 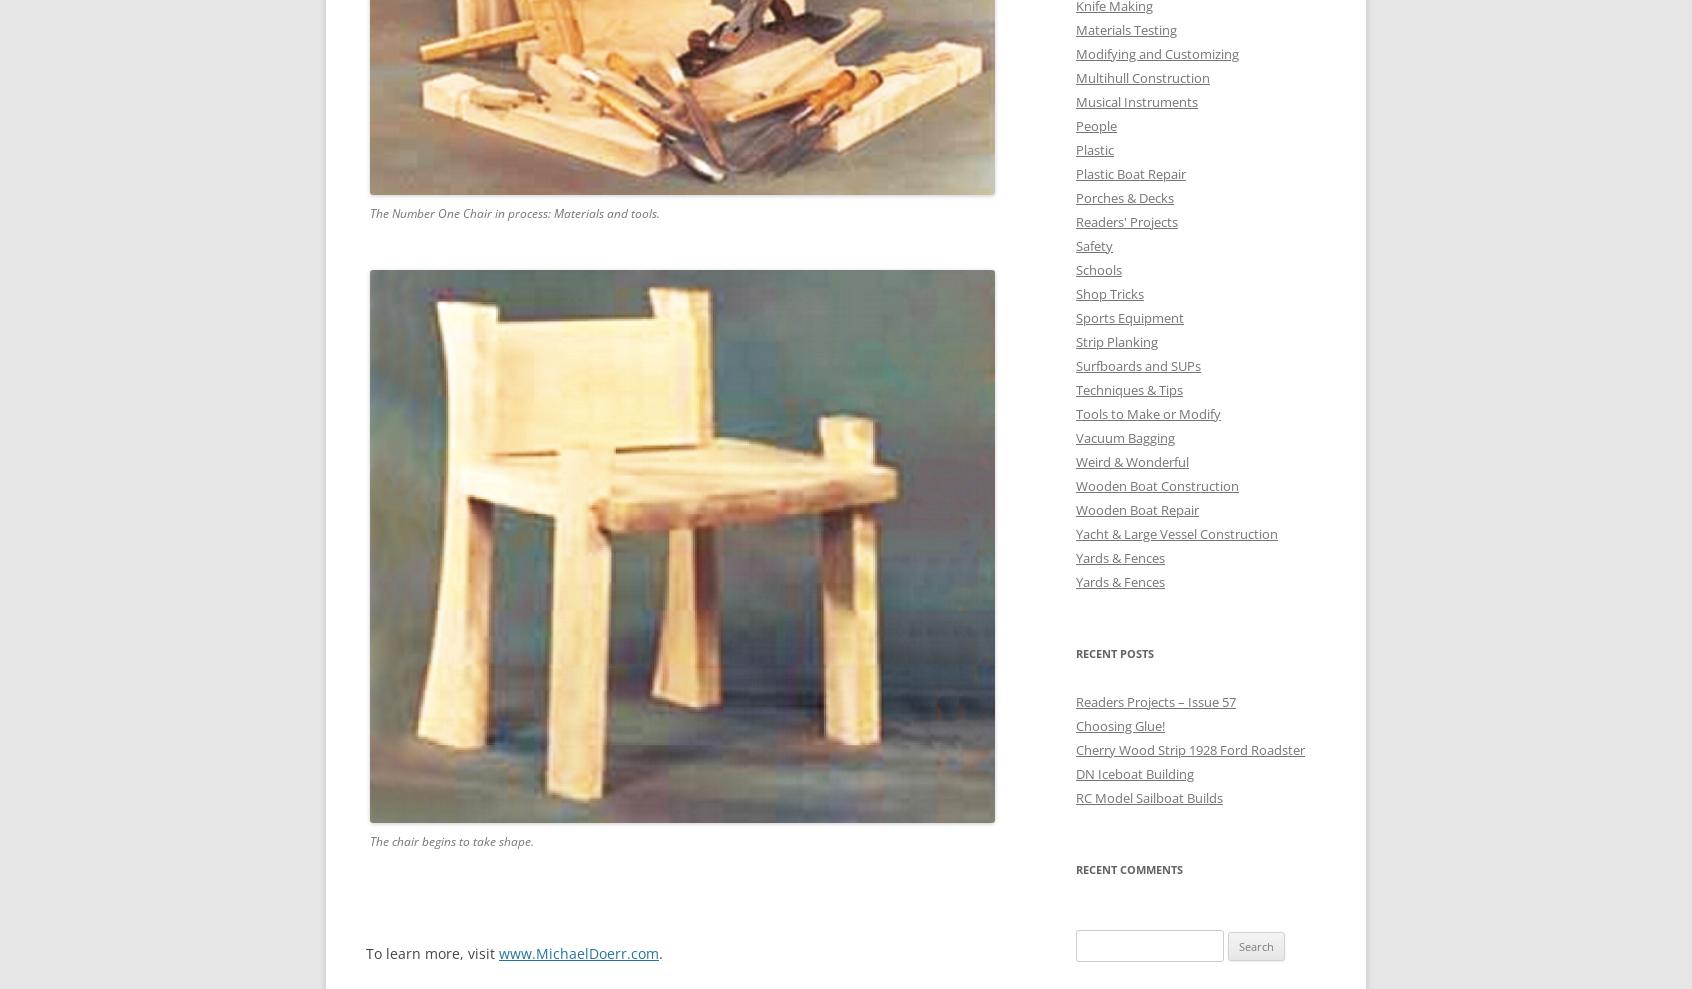 I want to click on 'Surfboards and SUPs', so click(x=1137, y=364).